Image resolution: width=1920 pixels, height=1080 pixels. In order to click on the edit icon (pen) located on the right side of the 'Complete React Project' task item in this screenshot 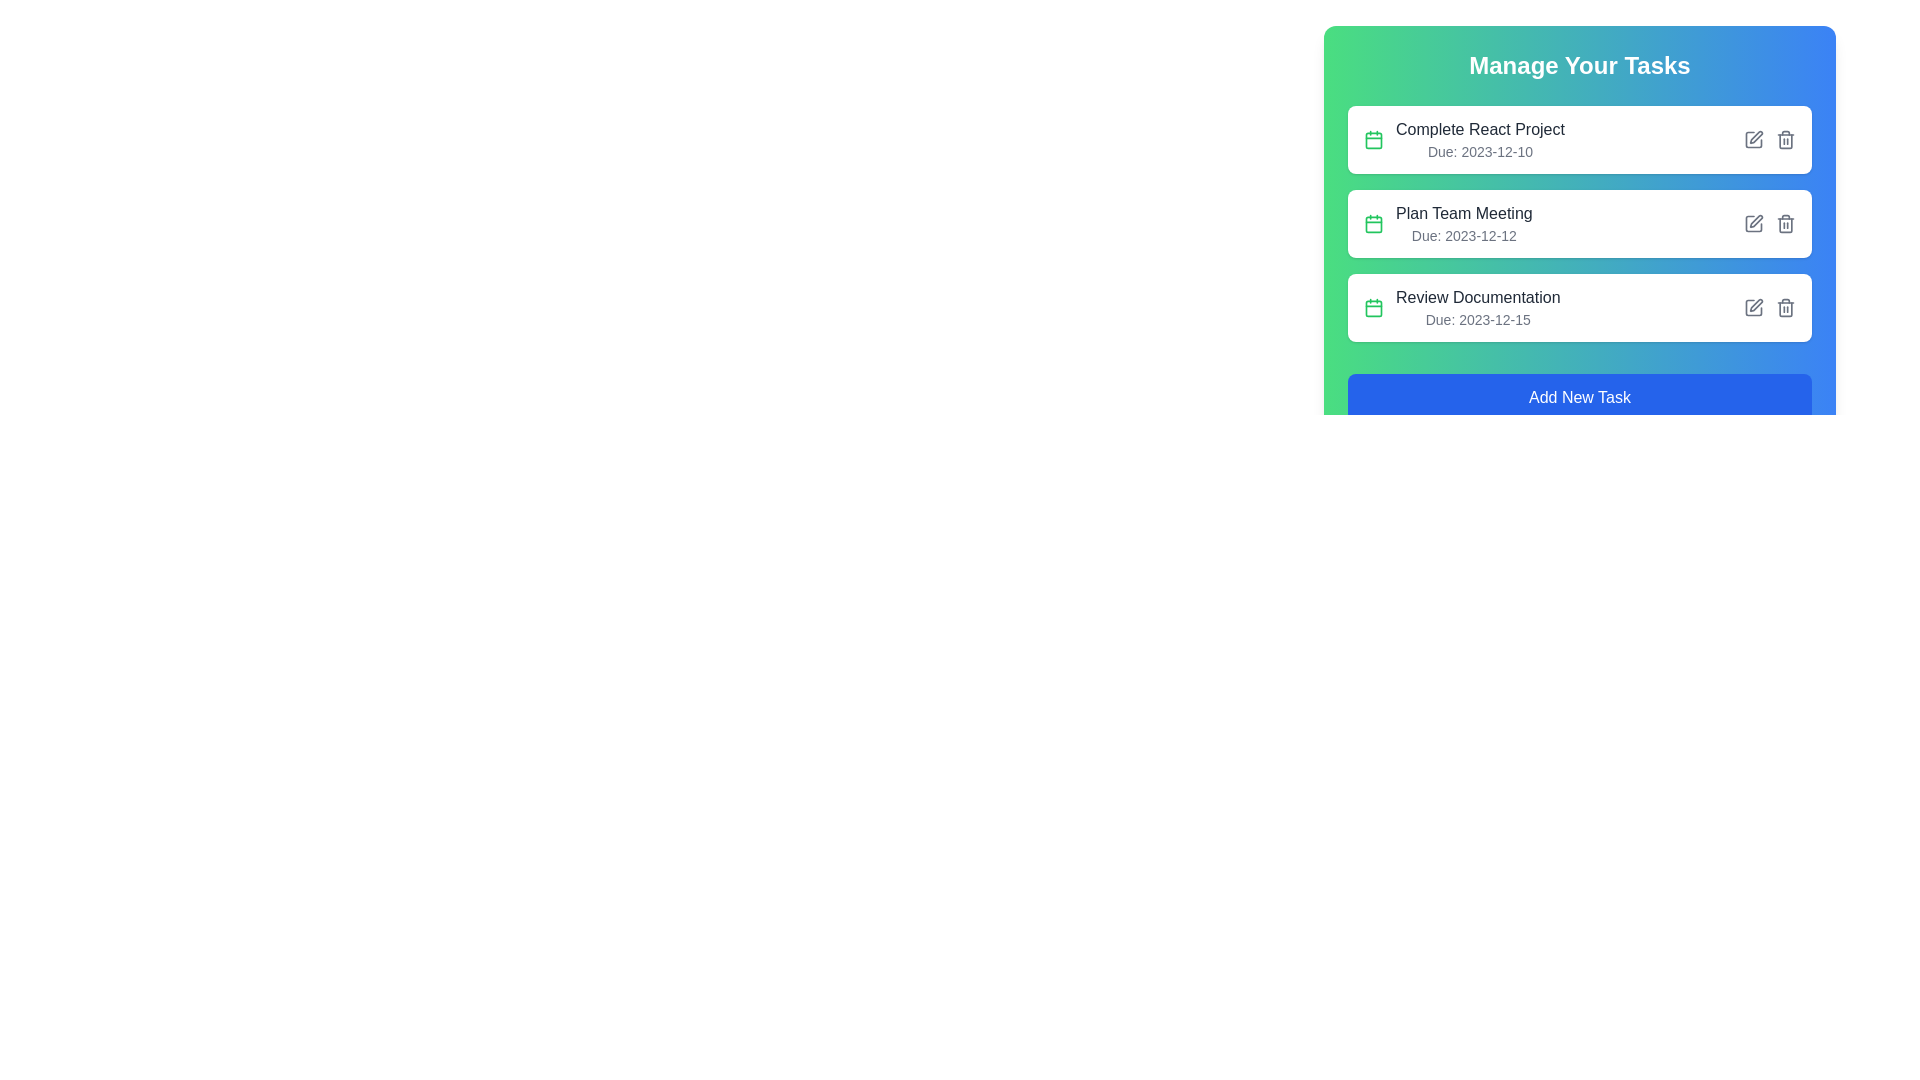, I will do `click(1752, 138)`.